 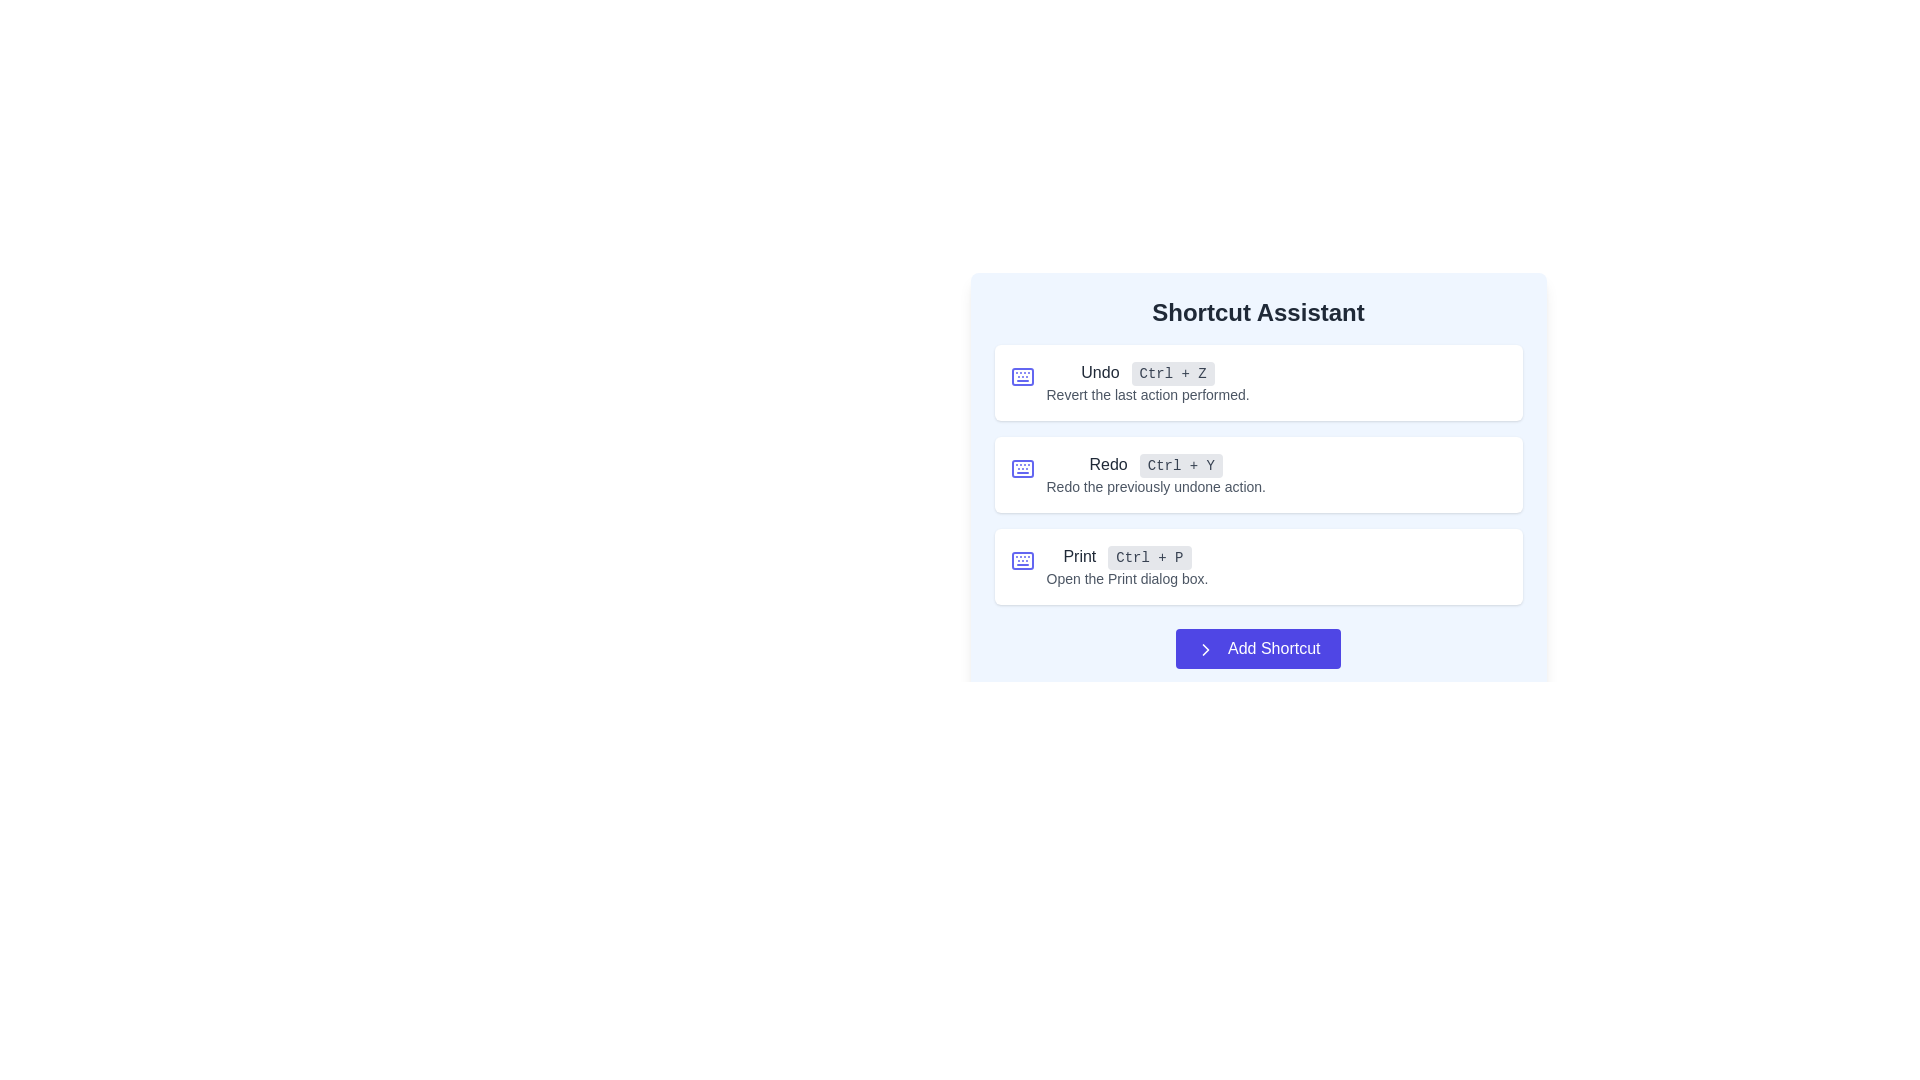 I want to click on the Text Badge displaying the keyboard shortcut 'Ctrl + P', which is located to the right of the word 'Print' in the third row of the vertical list, so click(x=1149, y=558).